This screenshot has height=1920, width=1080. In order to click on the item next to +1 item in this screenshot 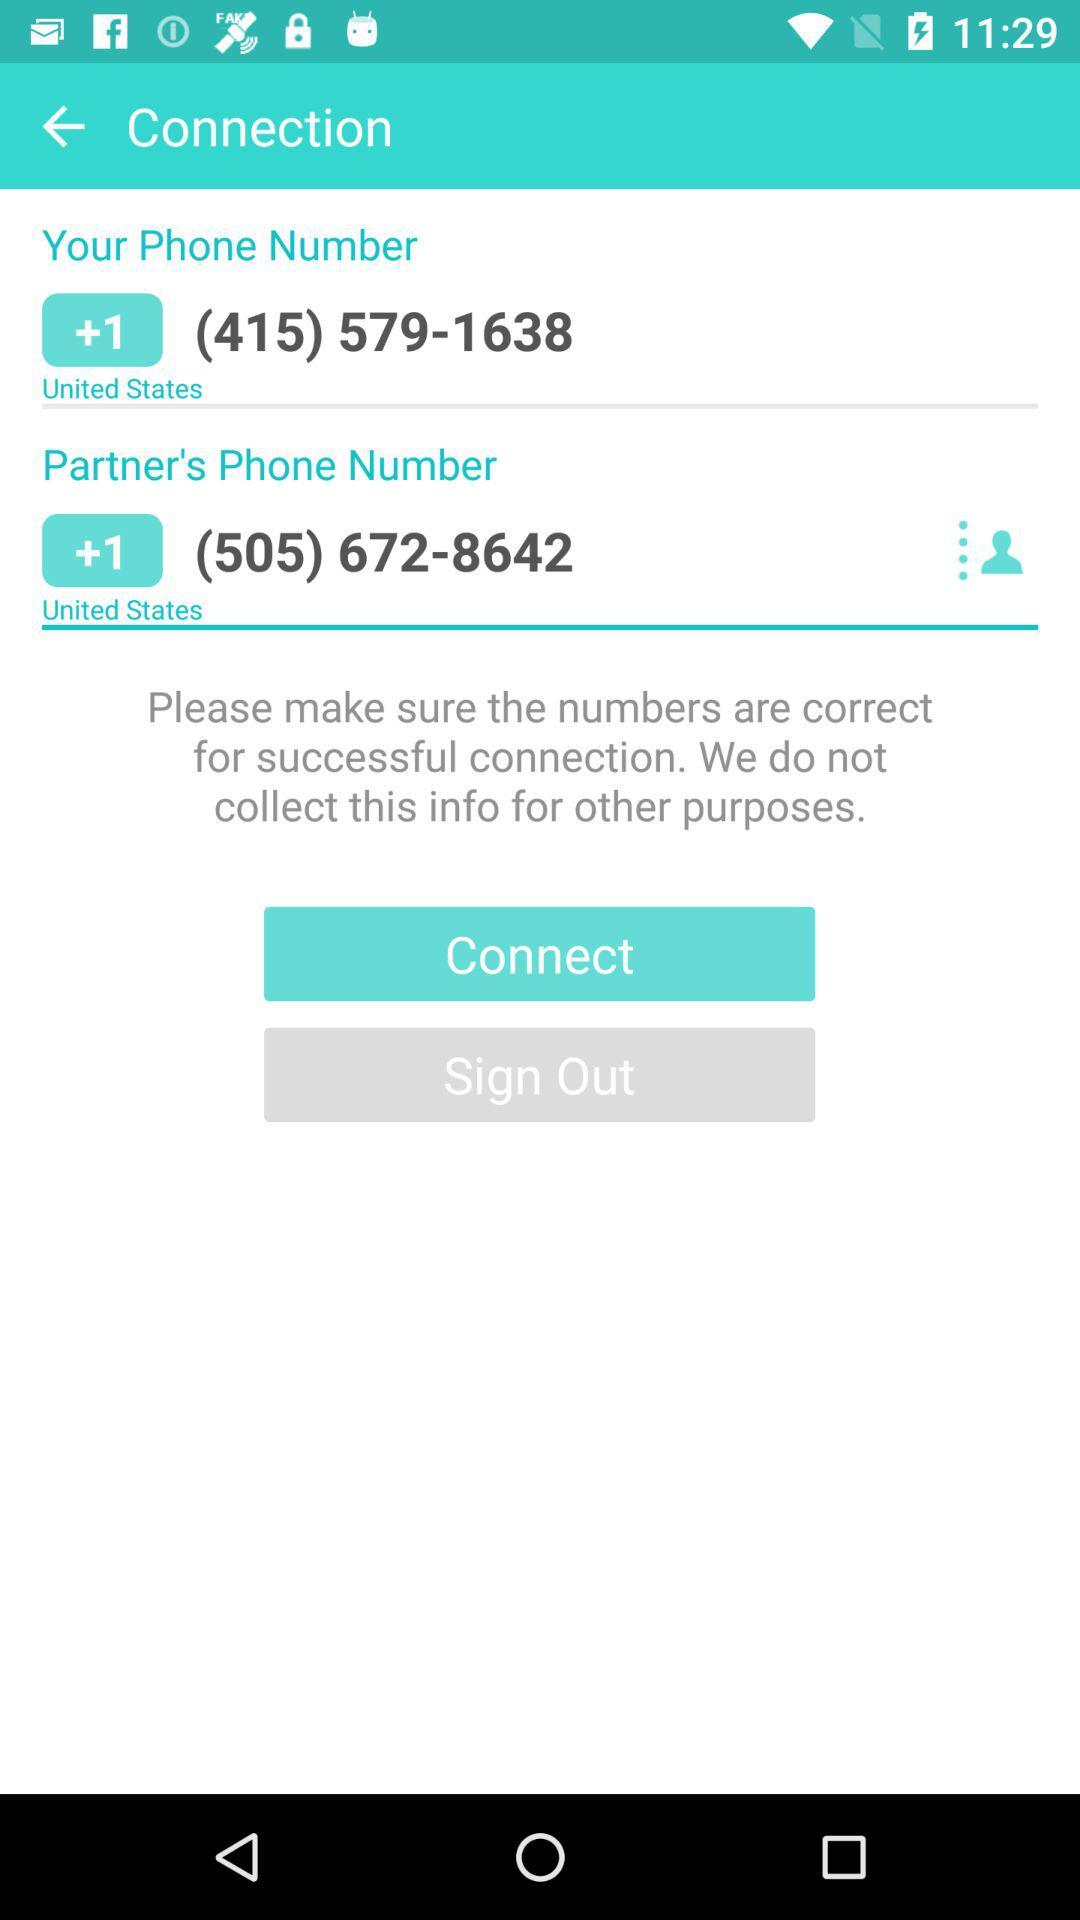, I will do `click(384, 550)`.